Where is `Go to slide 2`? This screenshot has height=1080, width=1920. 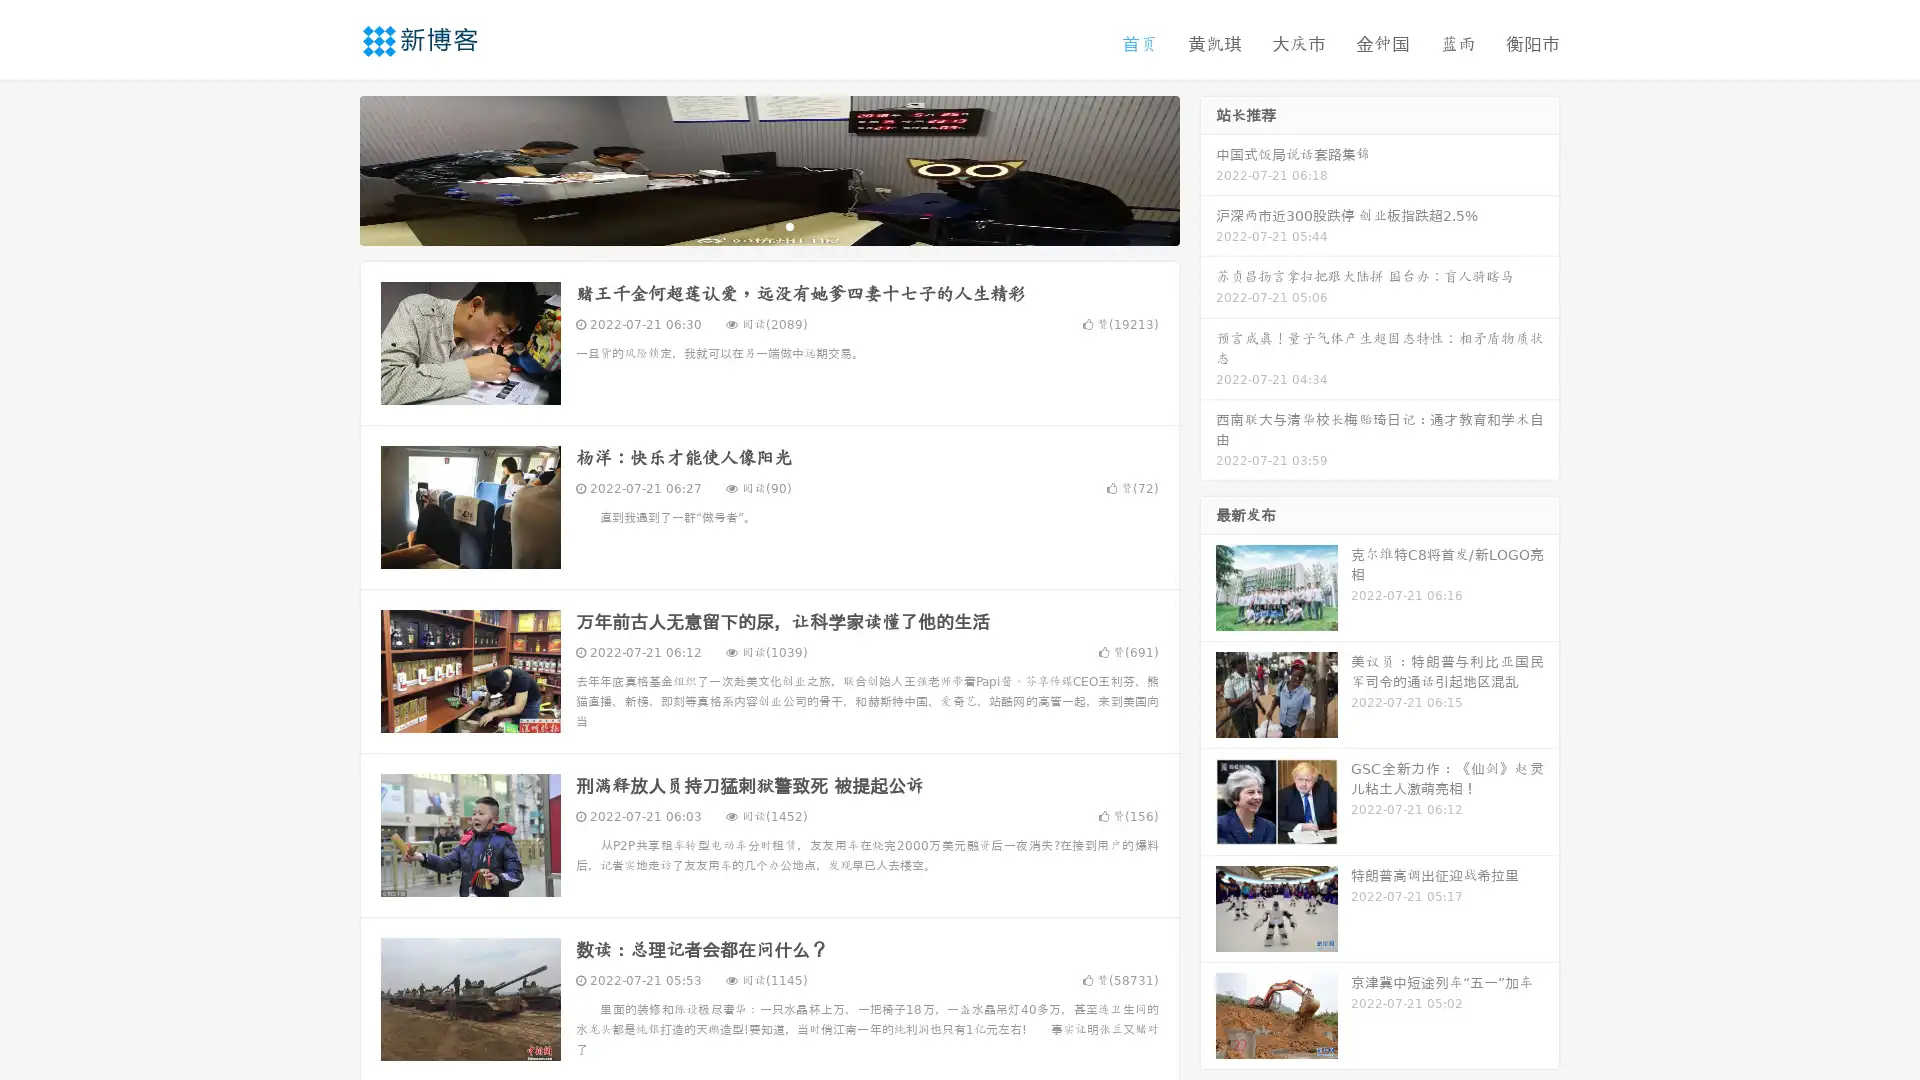 Go to slide 2 is located at coordinates (768, 225).